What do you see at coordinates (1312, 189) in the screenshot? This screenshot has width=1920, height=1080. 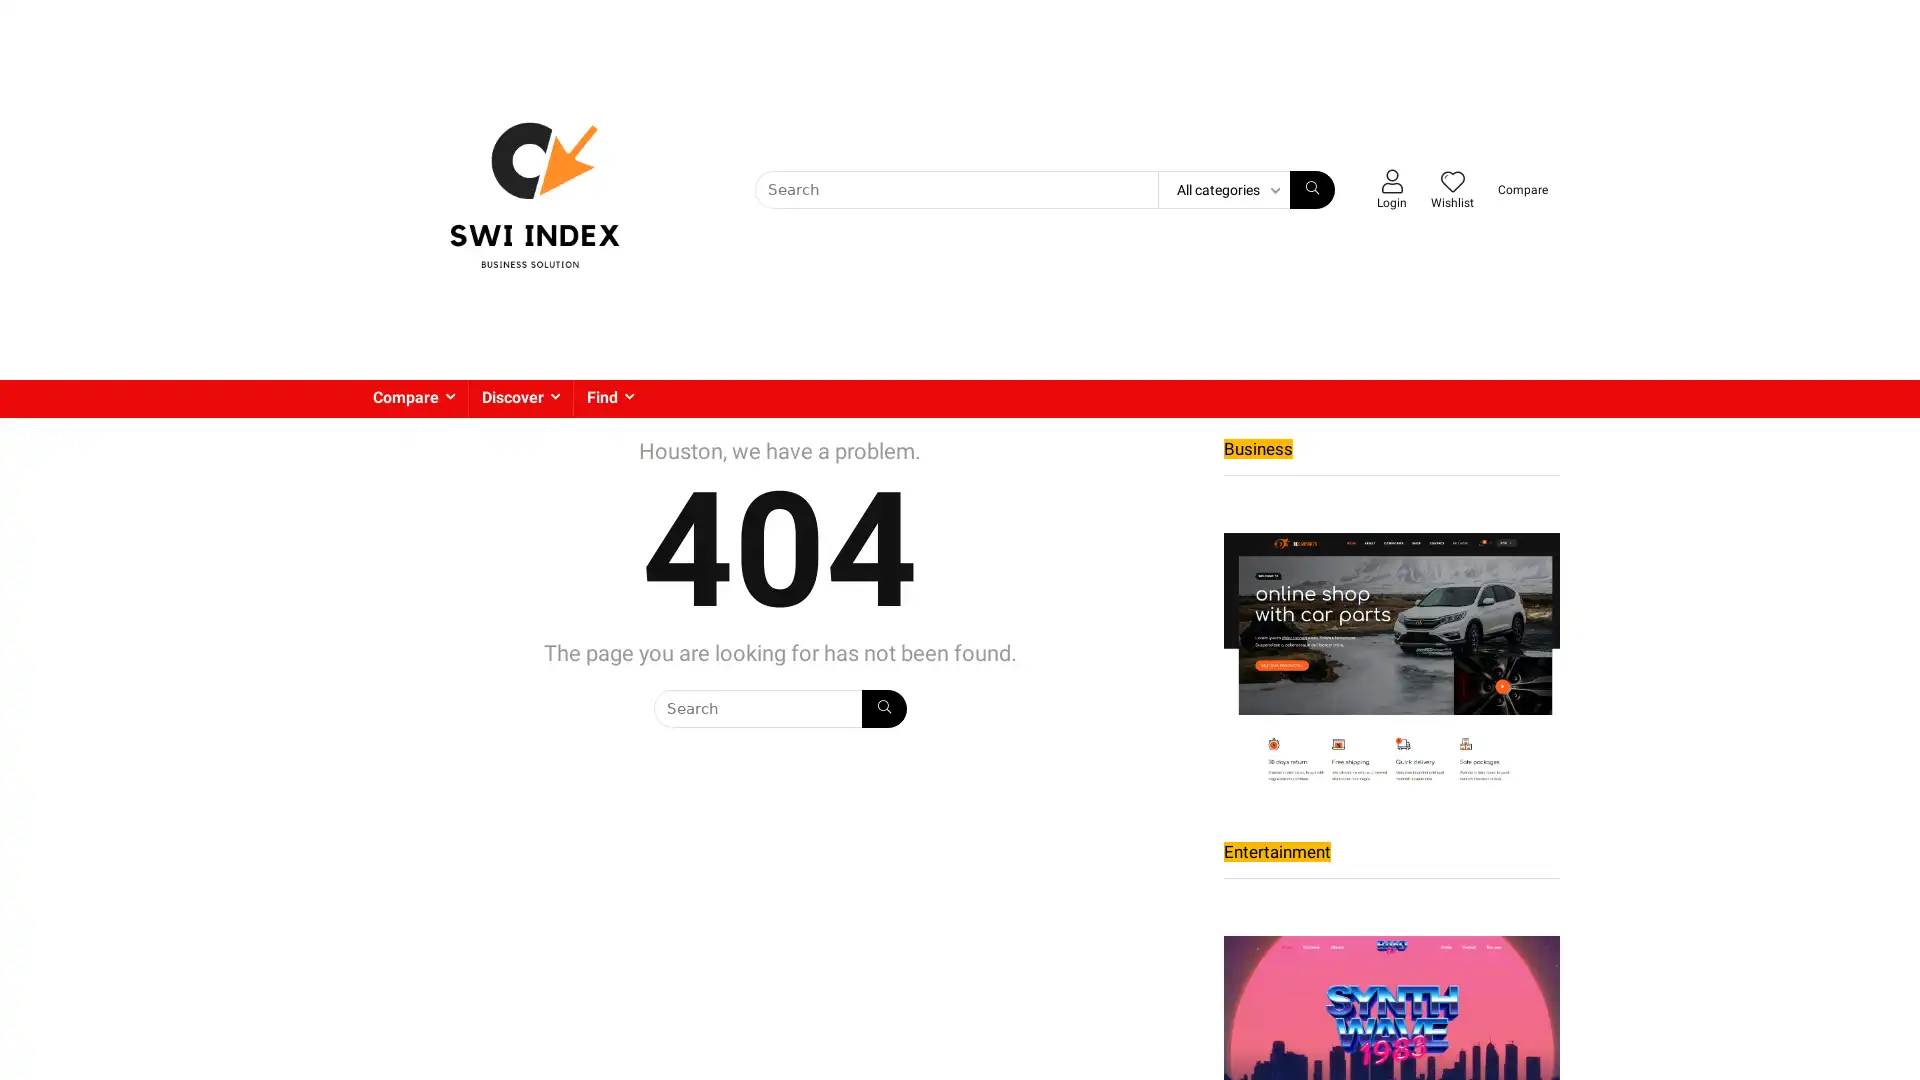 I see `Search` at bounding box center [1312, 189].